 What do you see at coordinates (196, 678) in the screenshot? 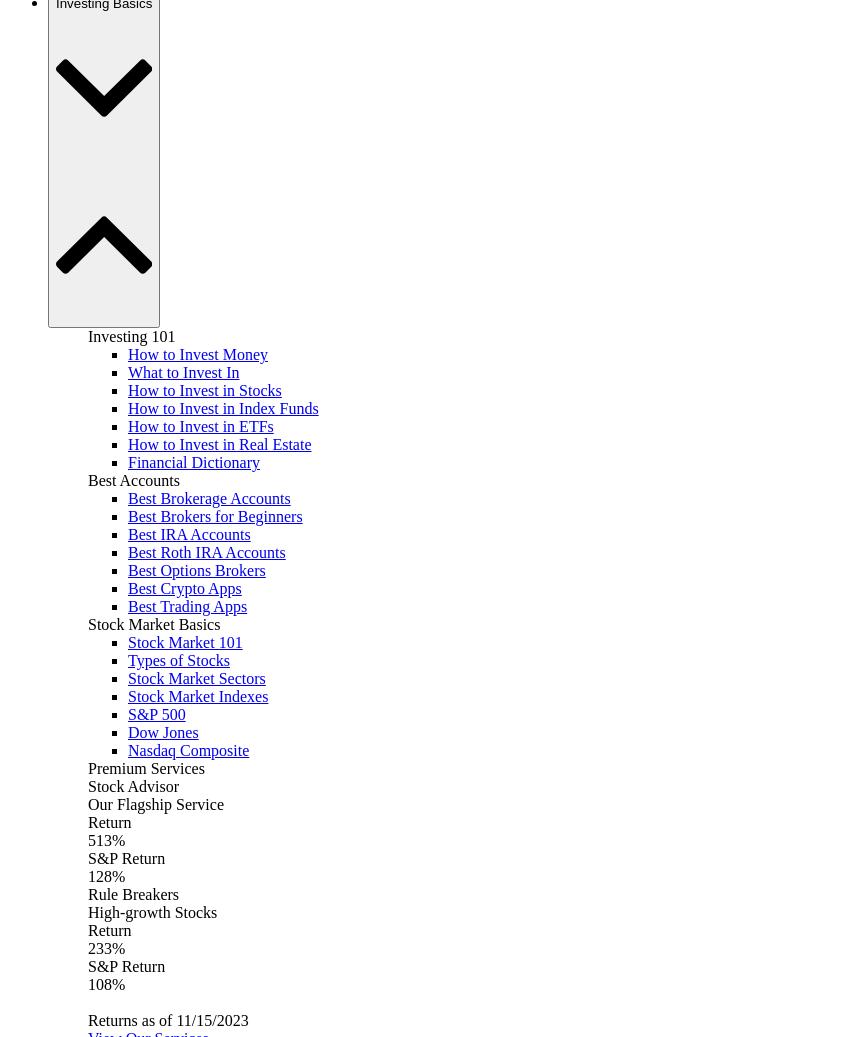
I see `'Stock Market Sectors'` at bounding box center [196, 678].